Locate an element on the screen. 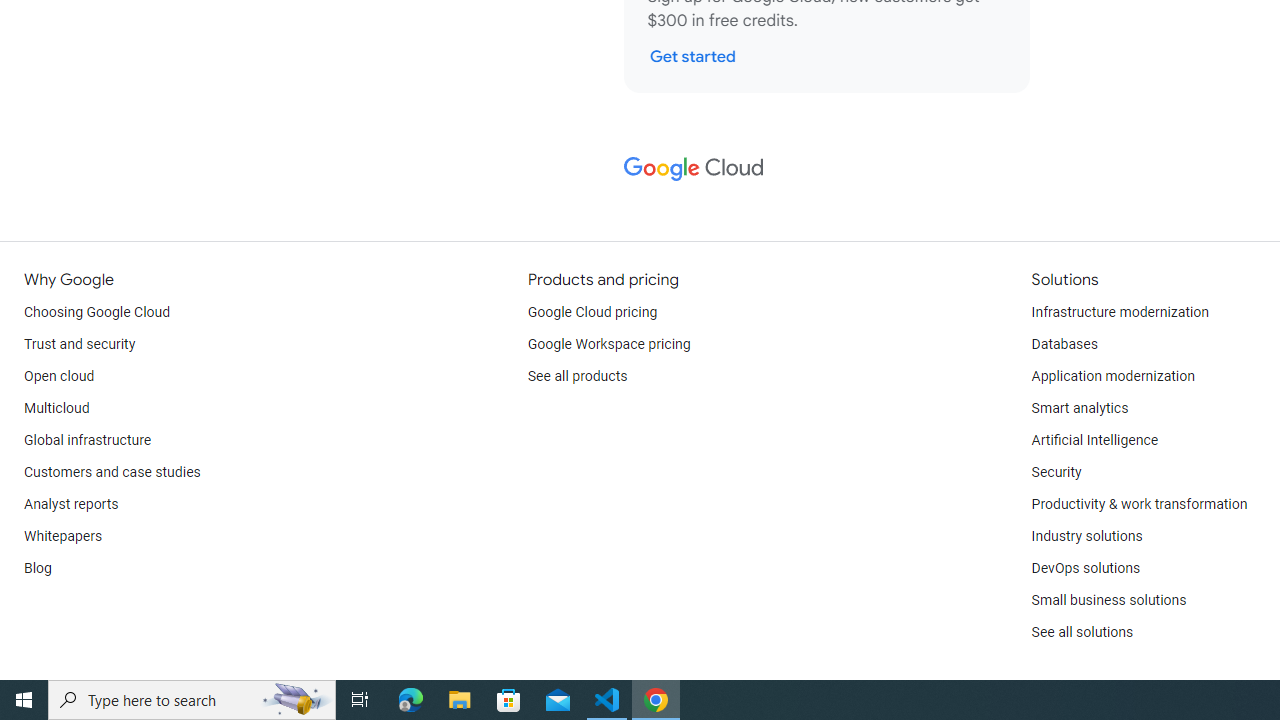  'Artificial Intelligence' is located at coordinates (1093, 440).